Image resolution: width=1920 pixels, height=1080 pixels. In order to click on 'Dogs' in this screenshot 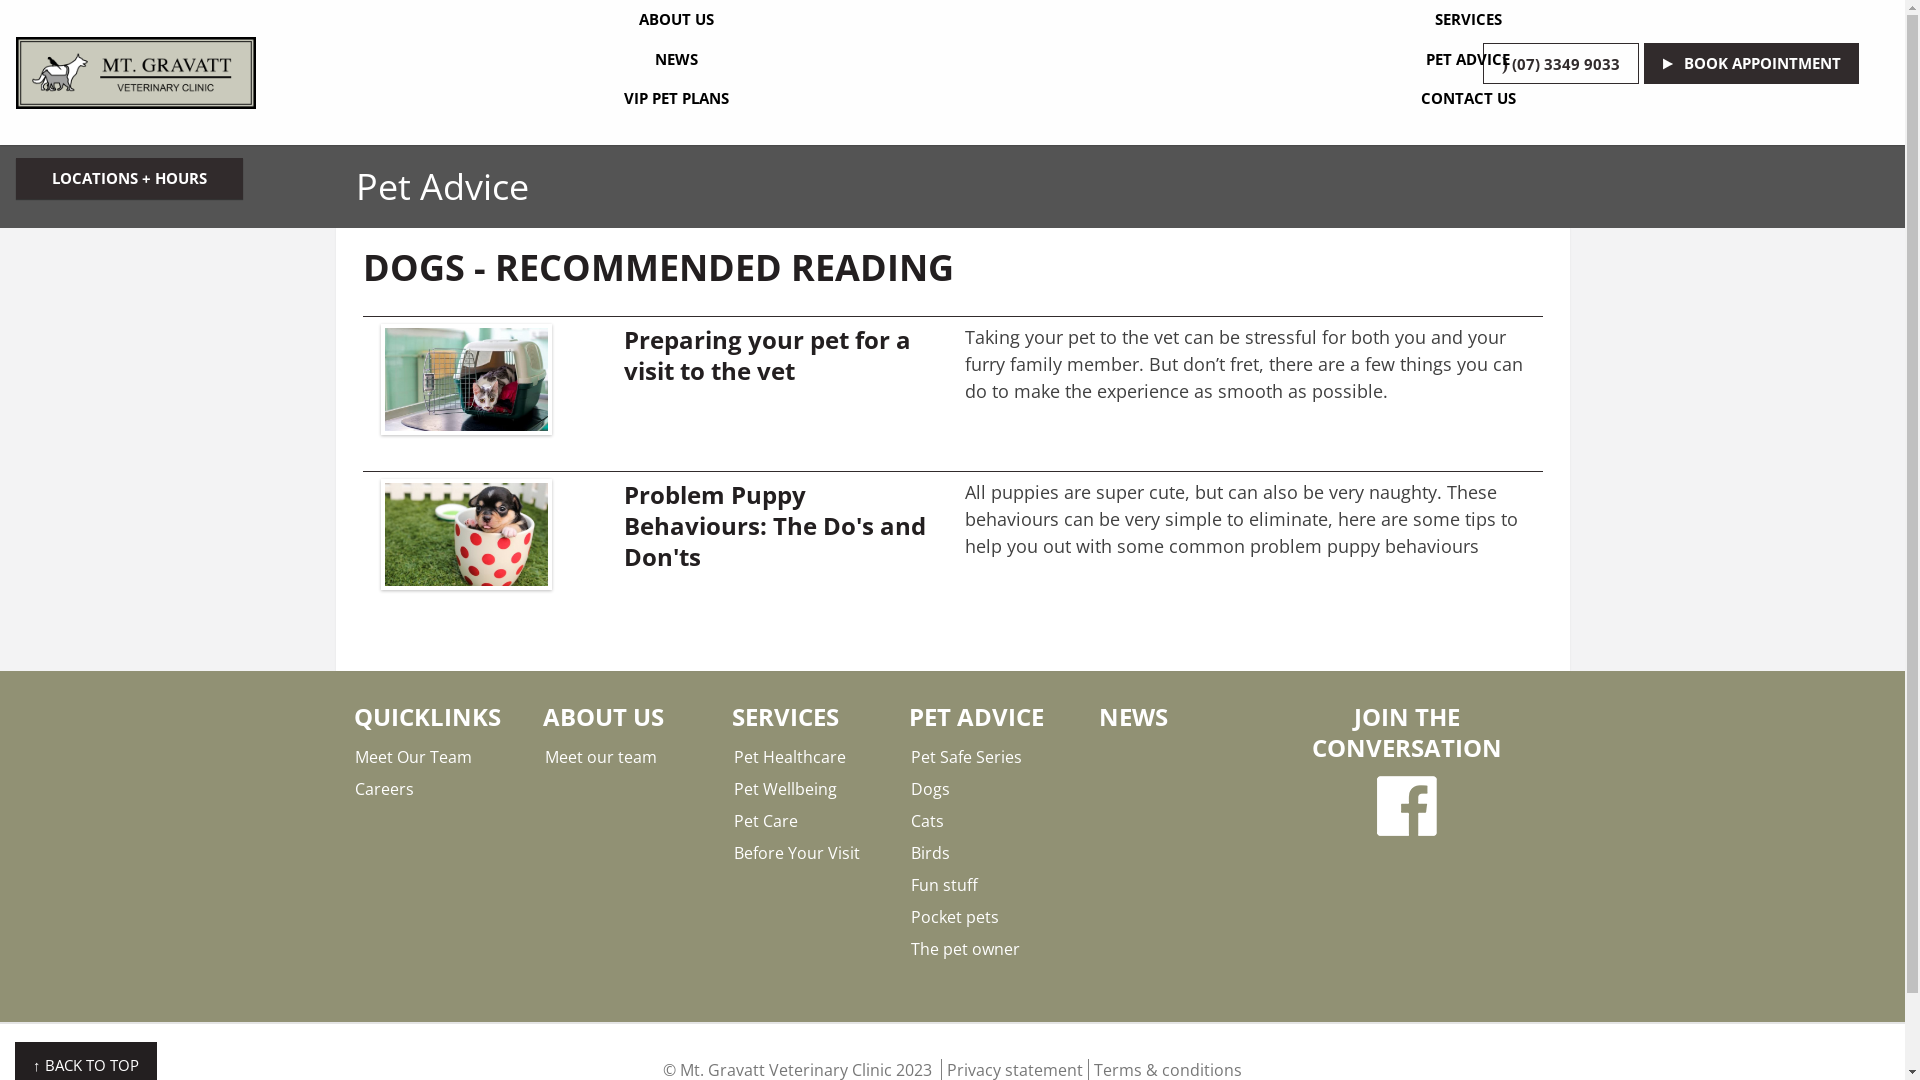, I will do `click(991, 788)`.